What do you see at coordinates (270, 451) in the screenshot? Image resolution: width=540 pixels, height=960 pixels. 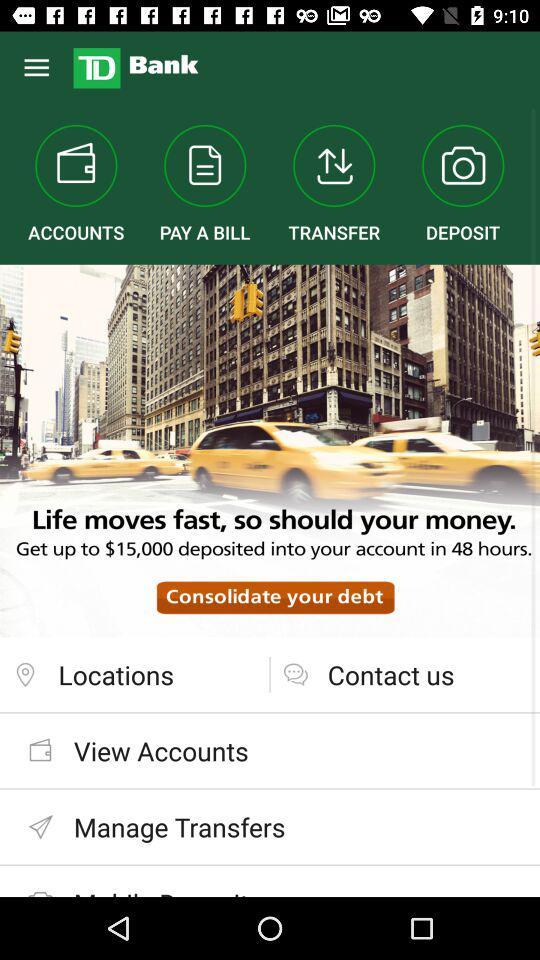 I see `the item at the center` at bounding box center [270, 451].